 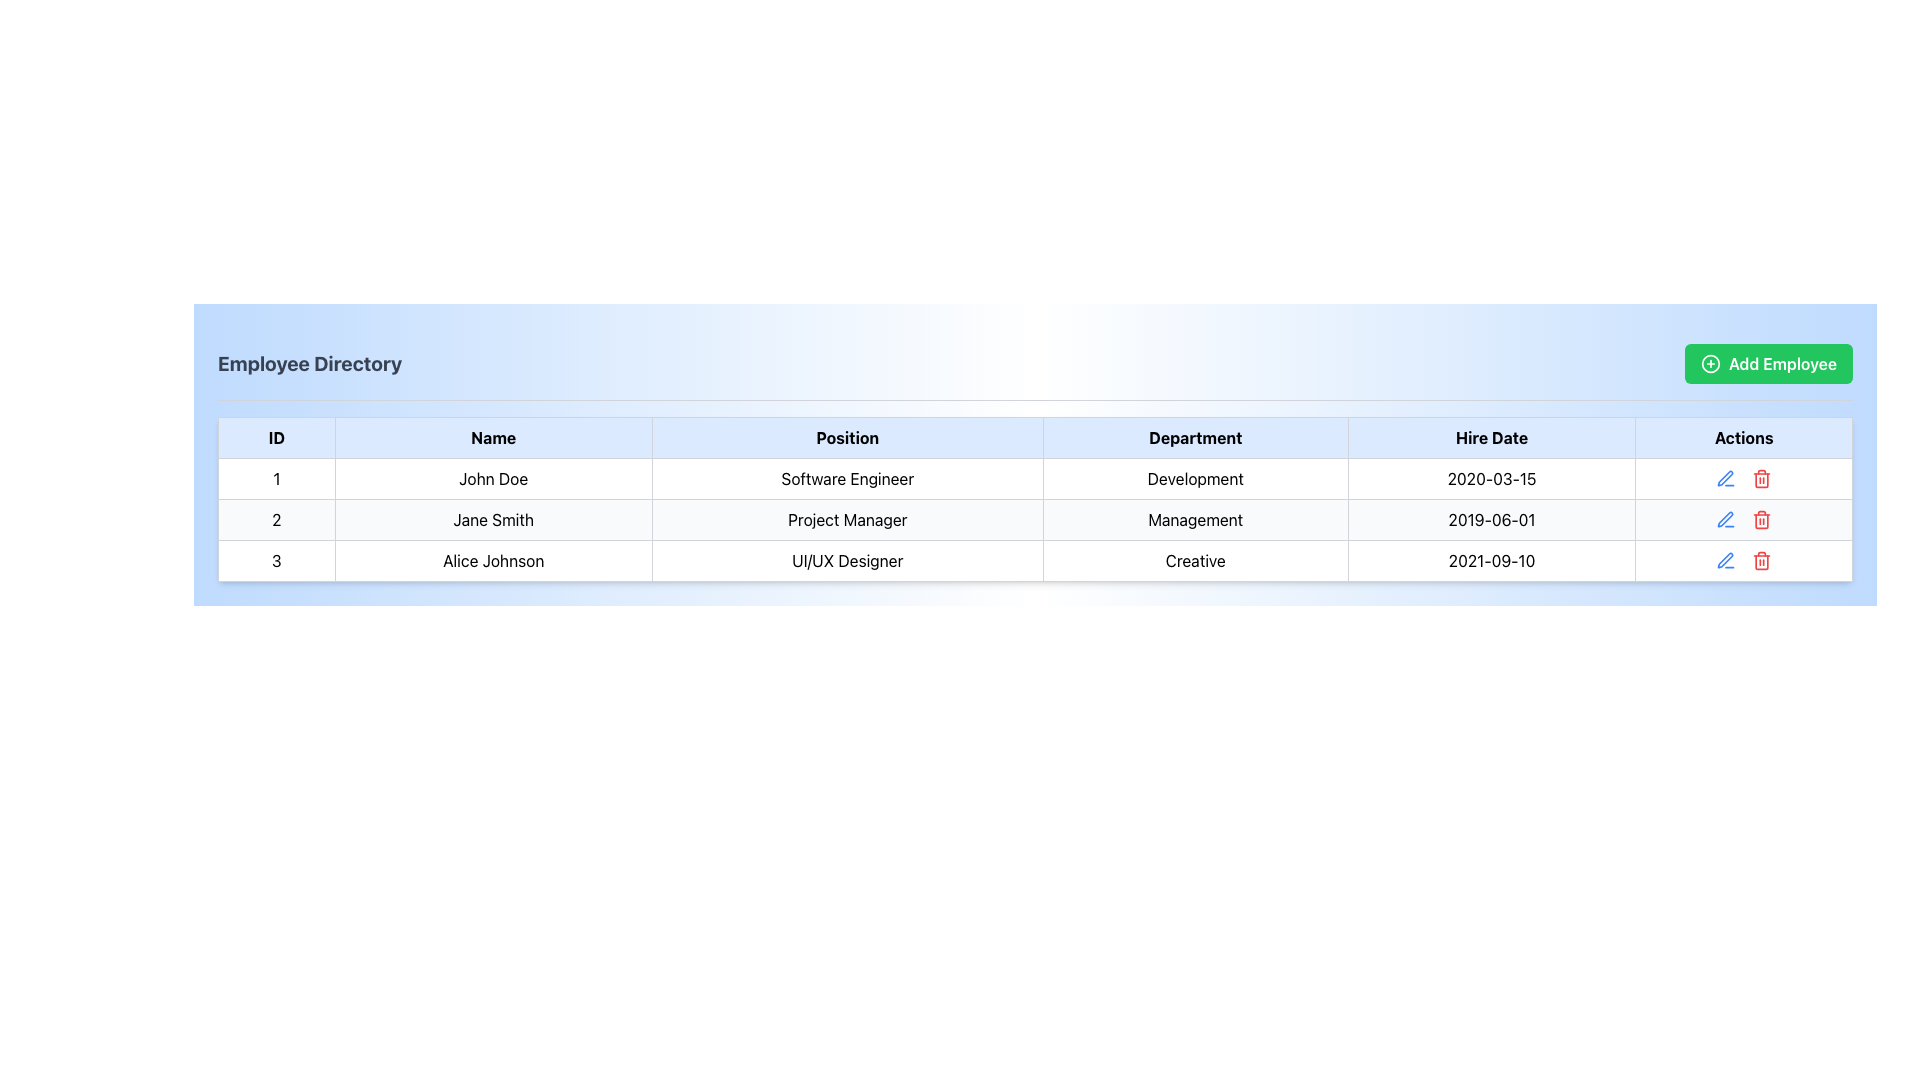 What do you see at coordinates (1035, 478) in the screenshot?
I see `the first row of the employee table containing details about John Doe` at bounding box center [1035, 478].